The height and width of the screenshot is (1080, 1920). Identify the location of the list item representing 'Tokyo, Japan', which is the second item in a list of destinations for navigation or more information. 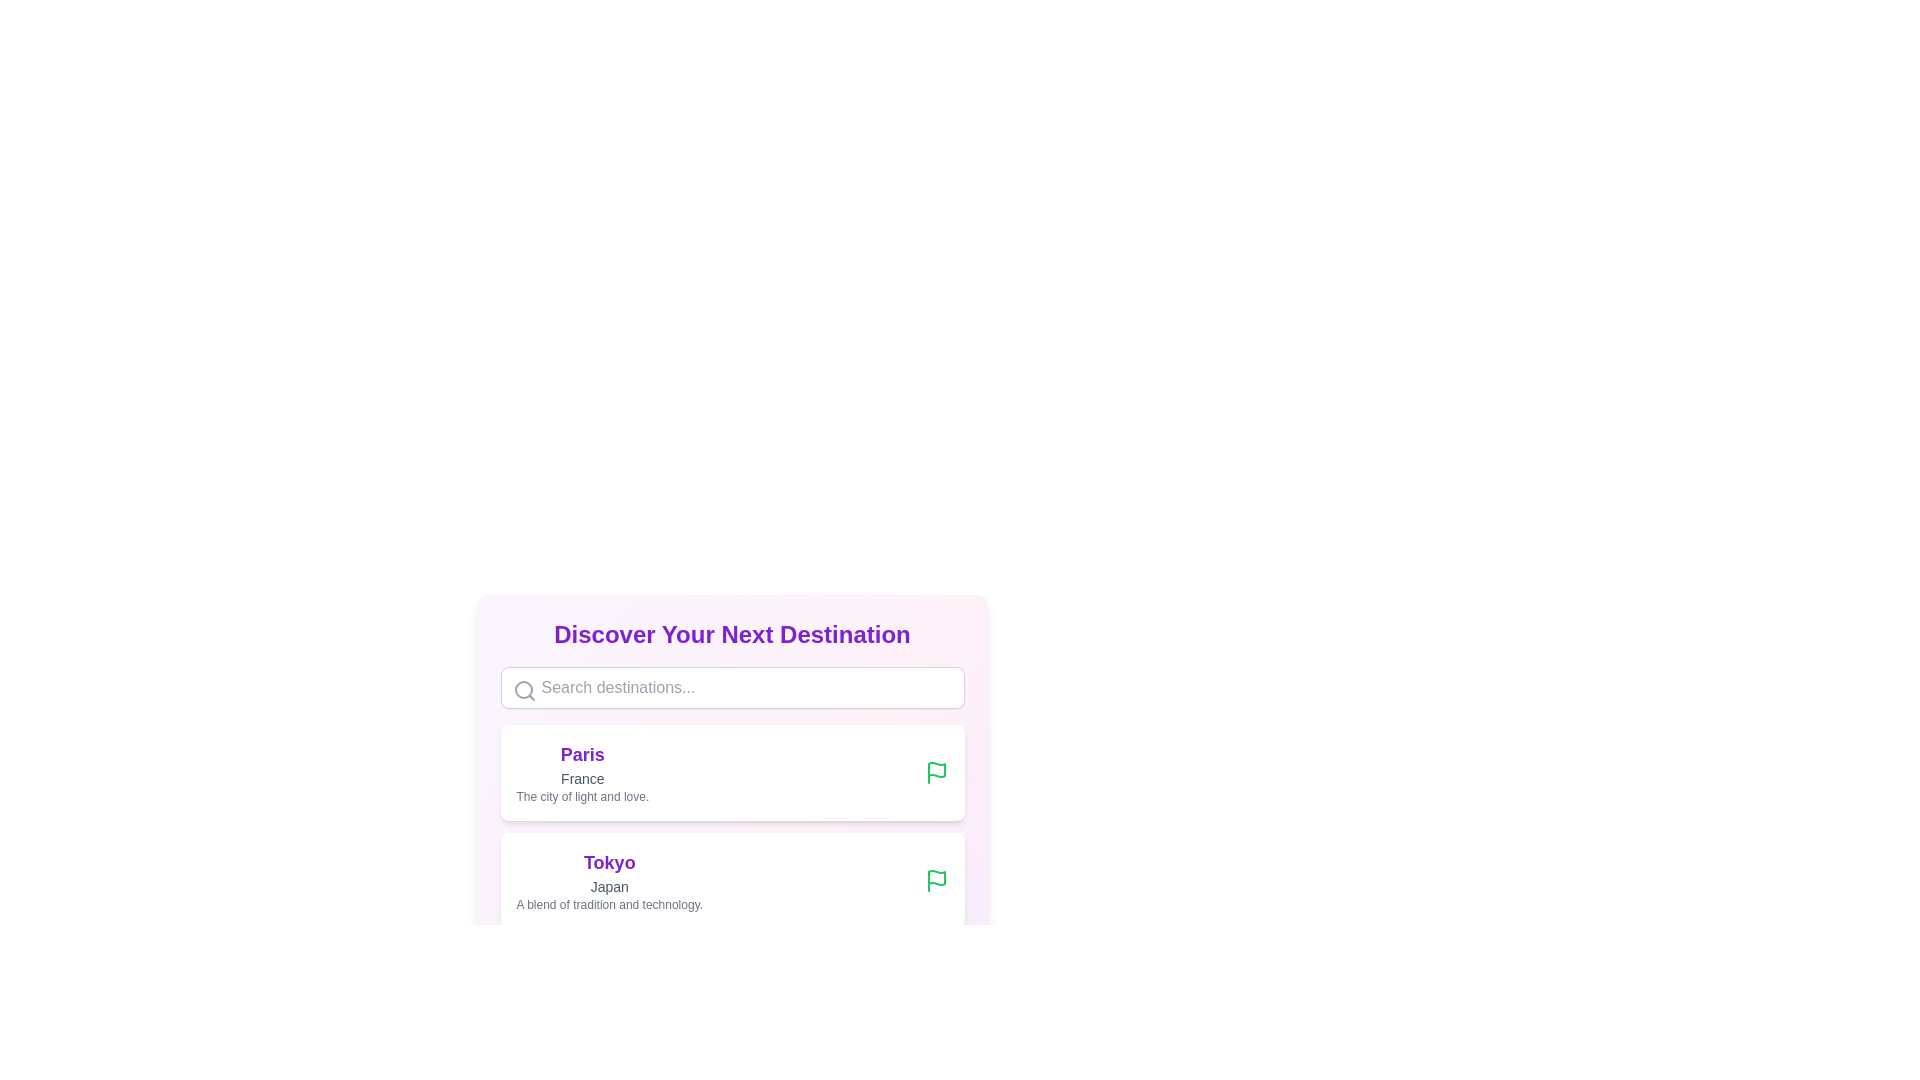
(608, 879).